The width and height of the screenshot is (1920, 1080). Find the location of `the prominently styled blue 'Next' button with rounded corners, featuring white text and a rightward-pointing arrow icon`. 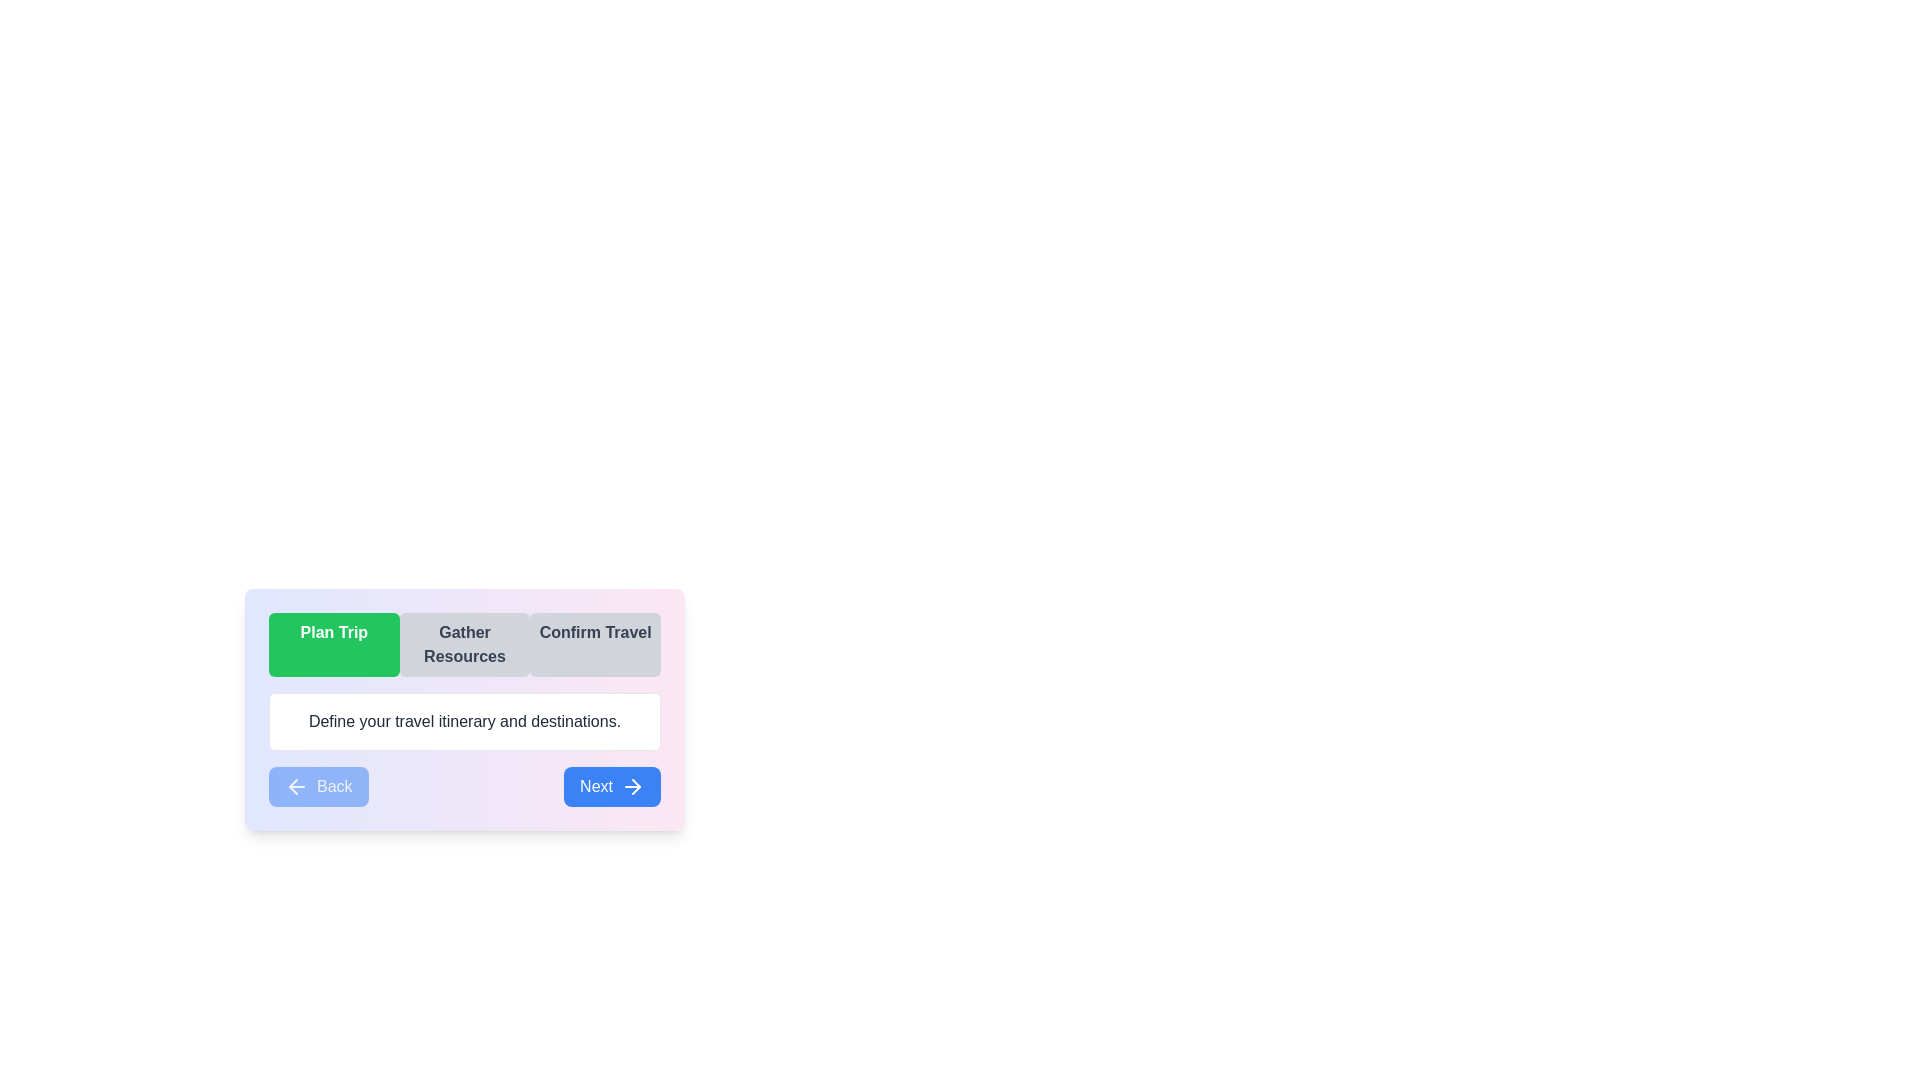

the prominently styled blue 'Next' button with rounded corners, featuring white text and a rightward-pointing arrow icon is located at coordinates (611, 785).